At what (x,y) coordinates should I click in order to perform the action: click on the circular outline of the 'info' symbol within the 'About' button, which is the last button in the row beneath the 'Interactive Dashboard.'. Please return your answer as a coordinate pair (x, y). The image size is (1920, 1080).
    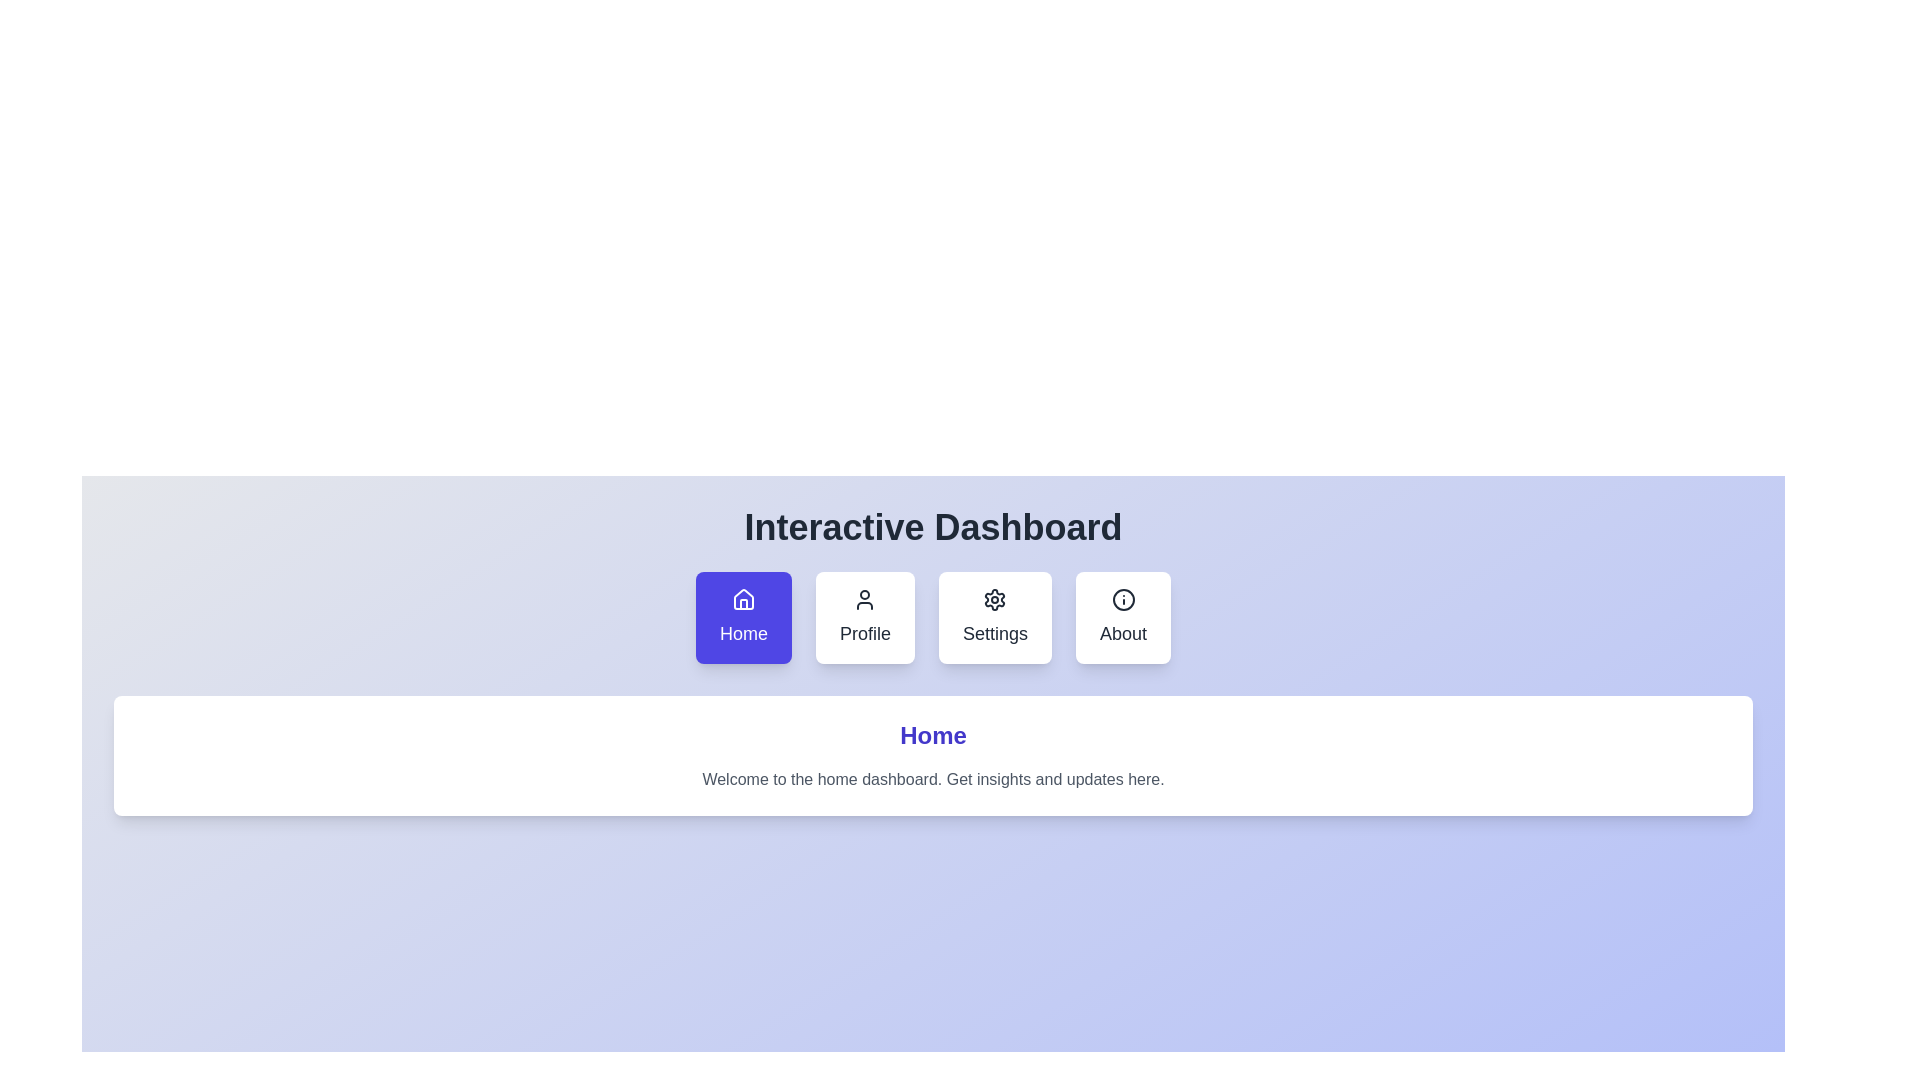
    Looking at the image, I should click on (1123, 599).